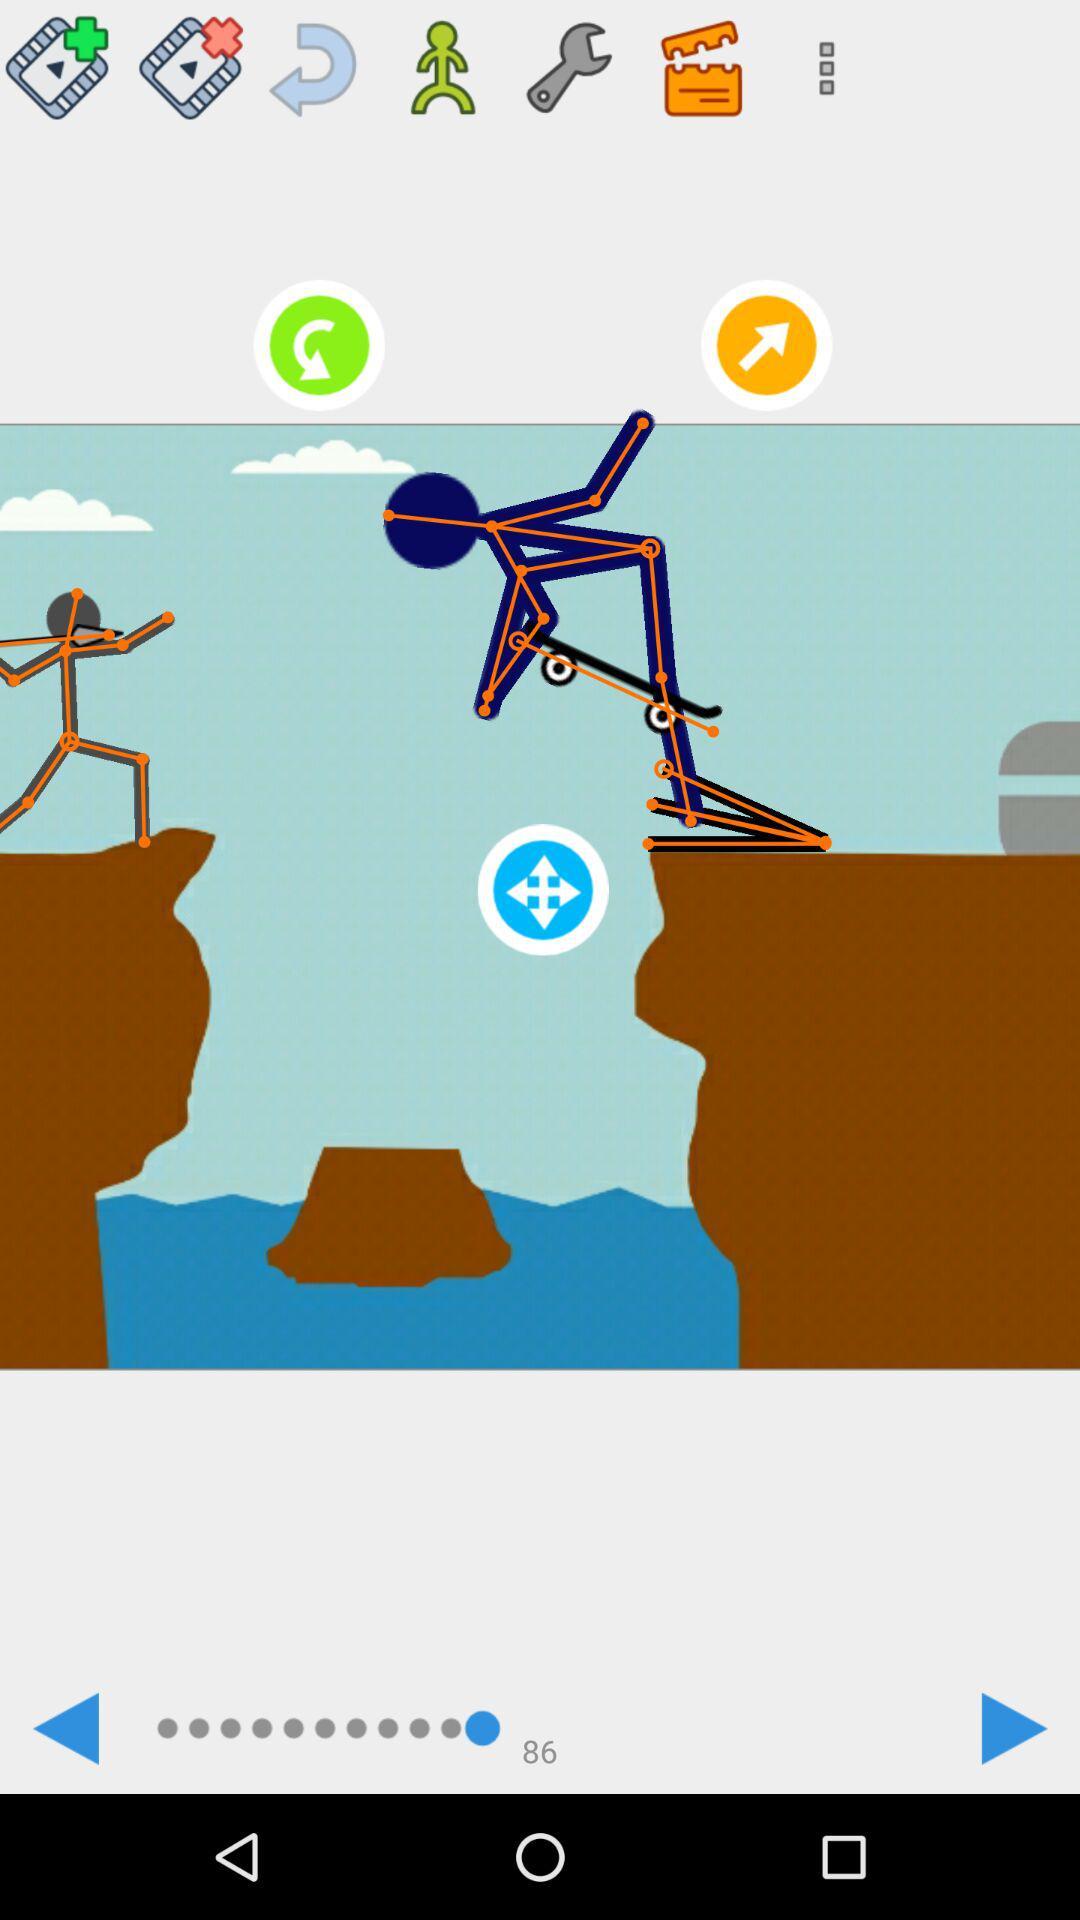 This screenshot has width=1080, height=1920. I want to click on setting, so click(568, 60).